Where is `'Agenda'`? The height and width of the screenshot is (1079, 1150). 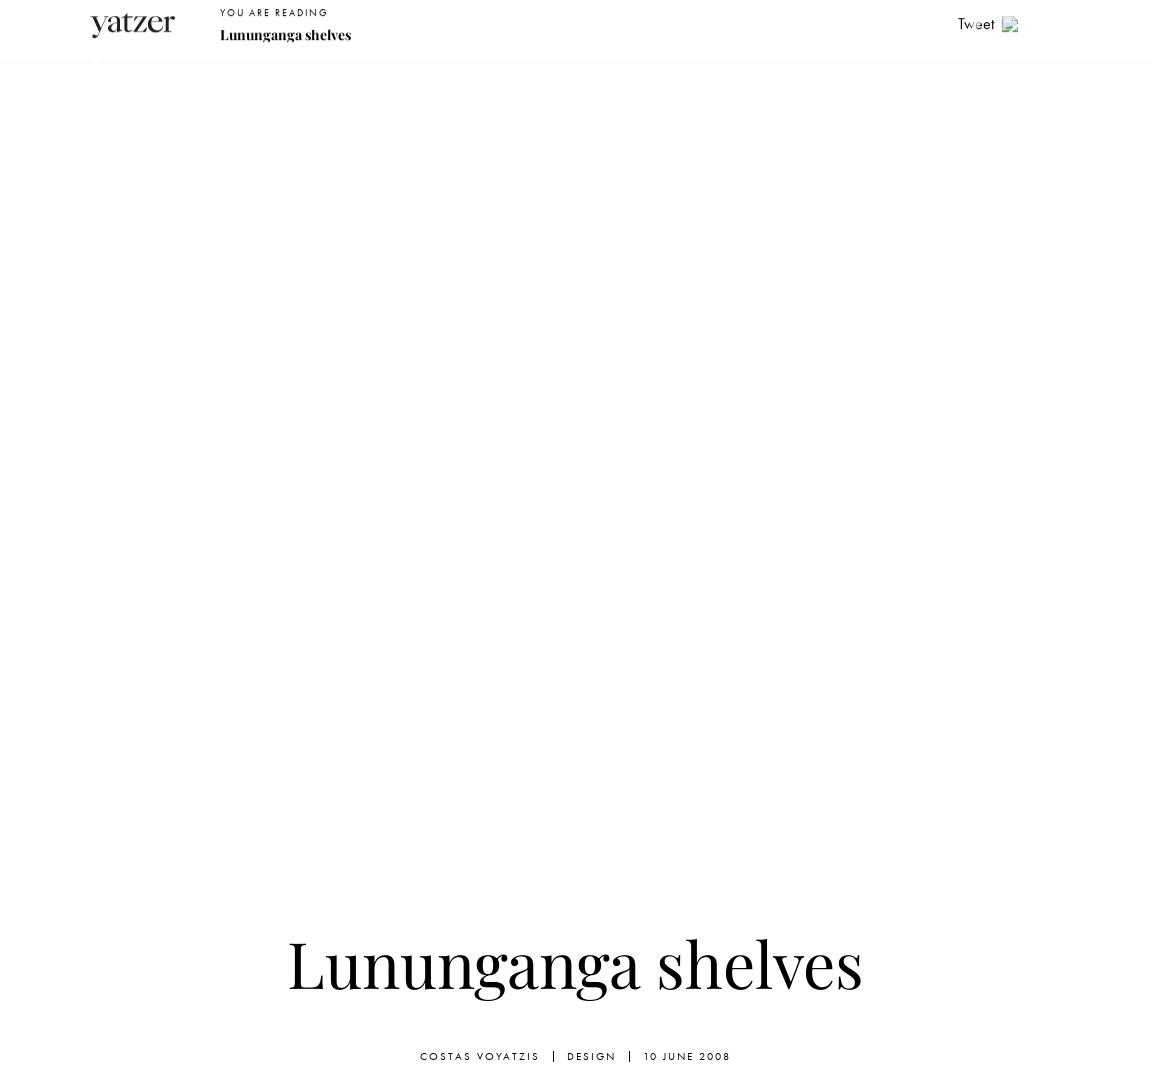 'Agenda' is located at coordinates (848, 73).